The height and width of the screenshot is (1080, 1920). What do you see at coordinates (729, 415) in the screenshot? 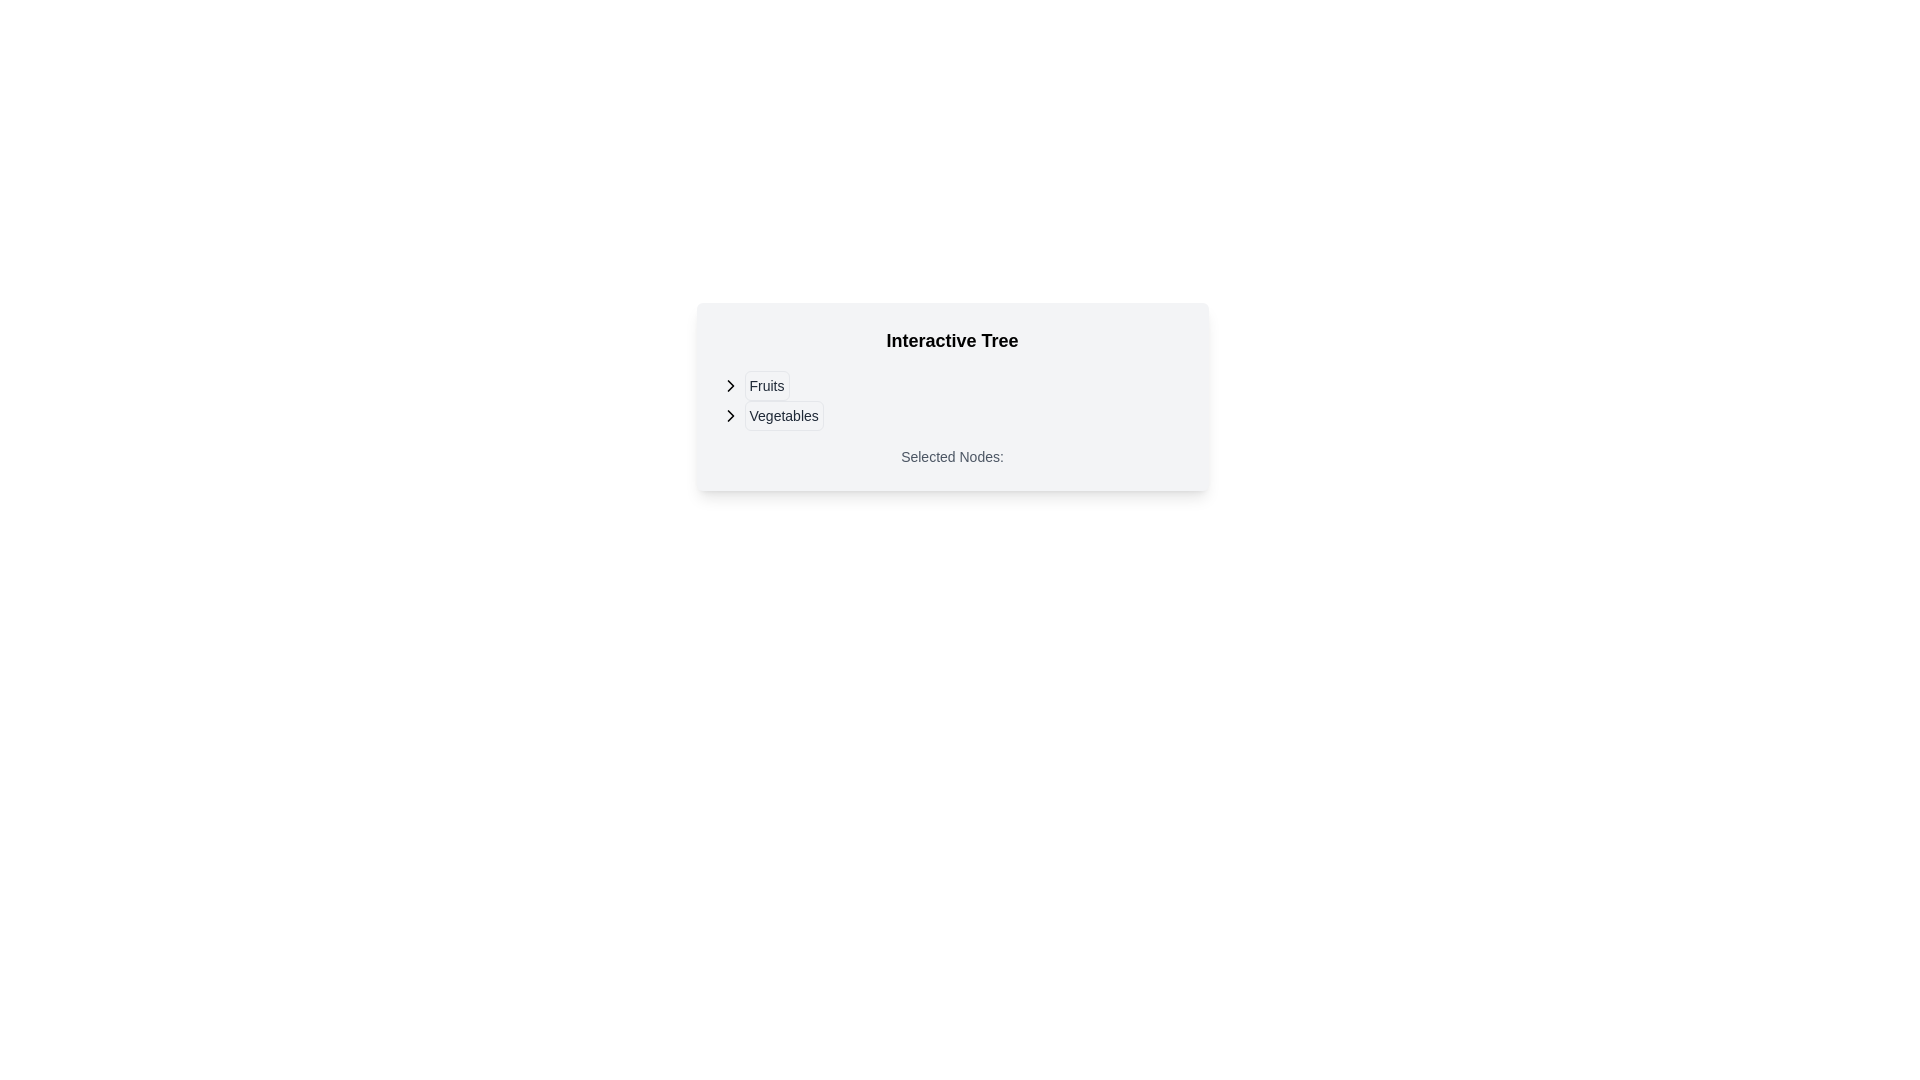
I see `the right-pointing chevron icon` at bounding box center [729, 415].